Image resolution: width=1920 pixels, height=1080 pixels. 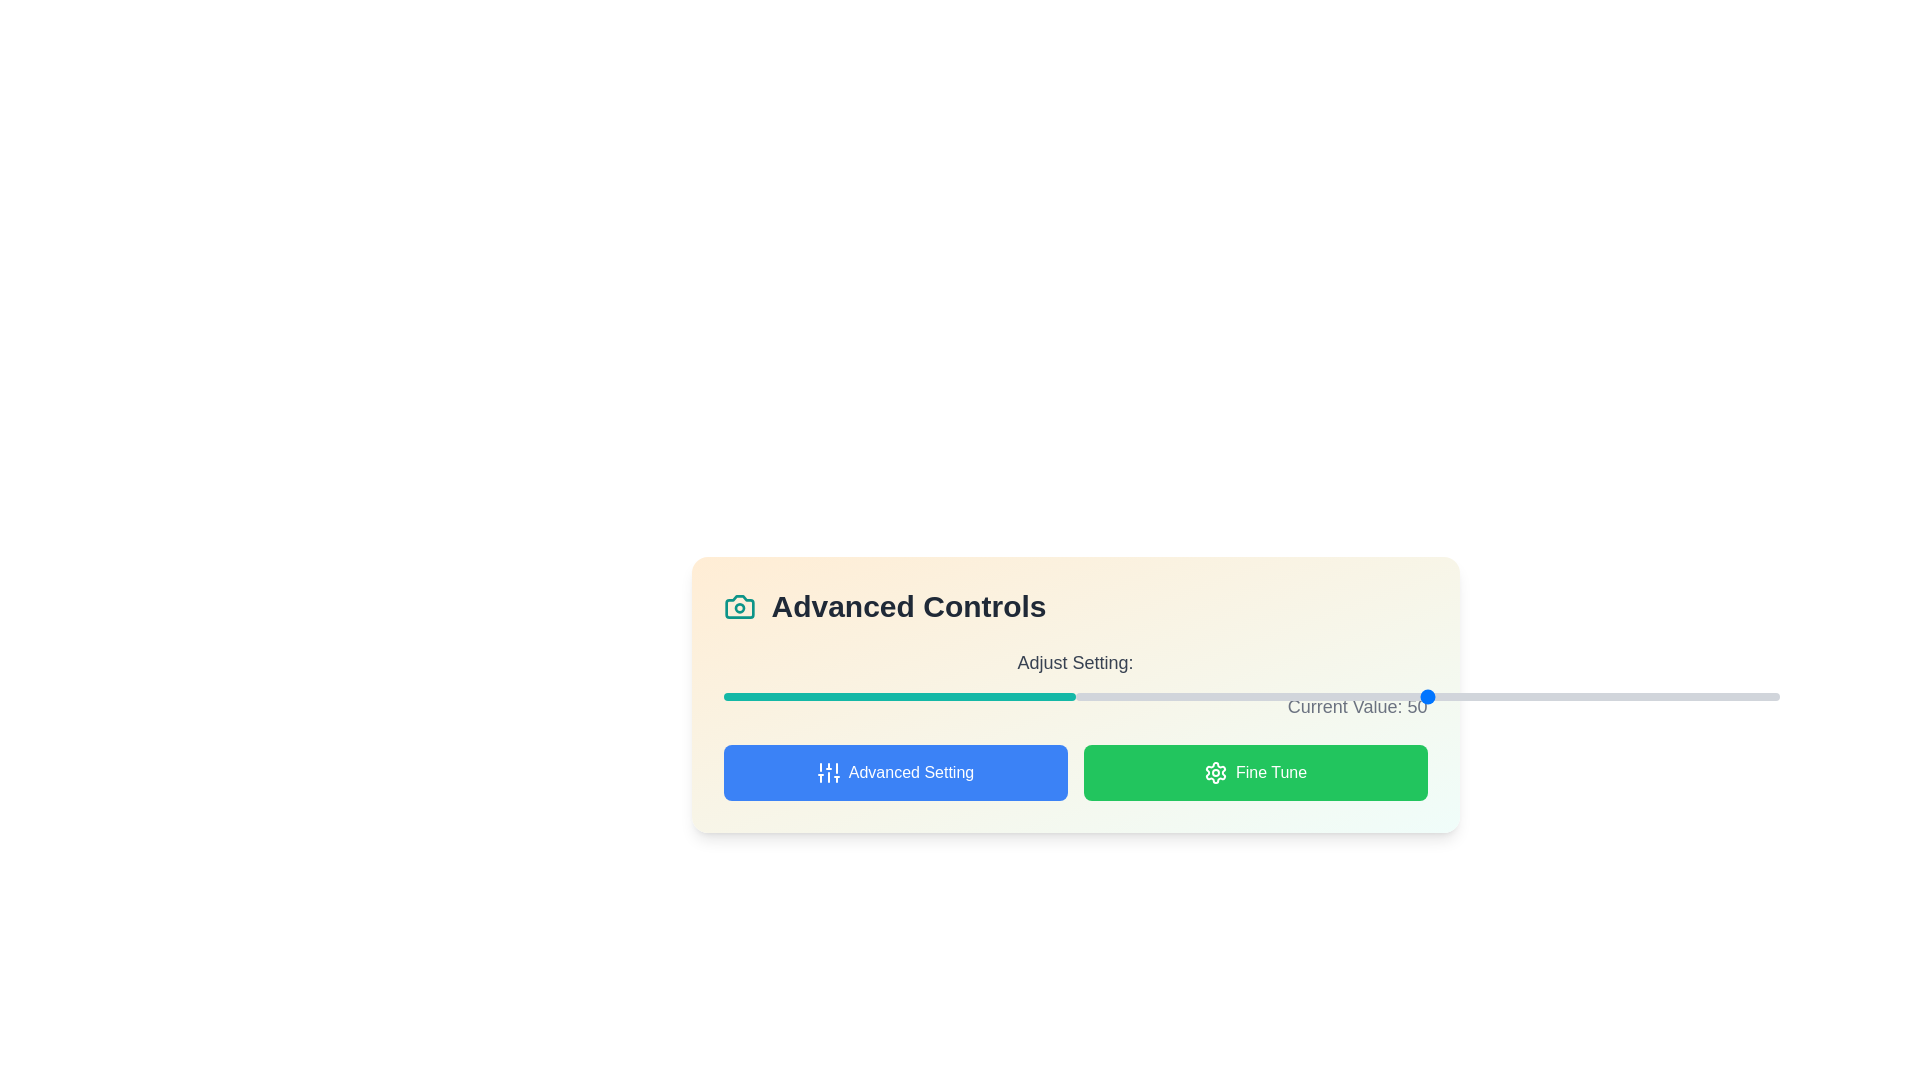 What do you see at coordinates (894, 771) in the screenshot?
I see `the 'Advanced Setting' button, which is the first button in the bottom section of the grid layout` at bounding box center [894, 771].